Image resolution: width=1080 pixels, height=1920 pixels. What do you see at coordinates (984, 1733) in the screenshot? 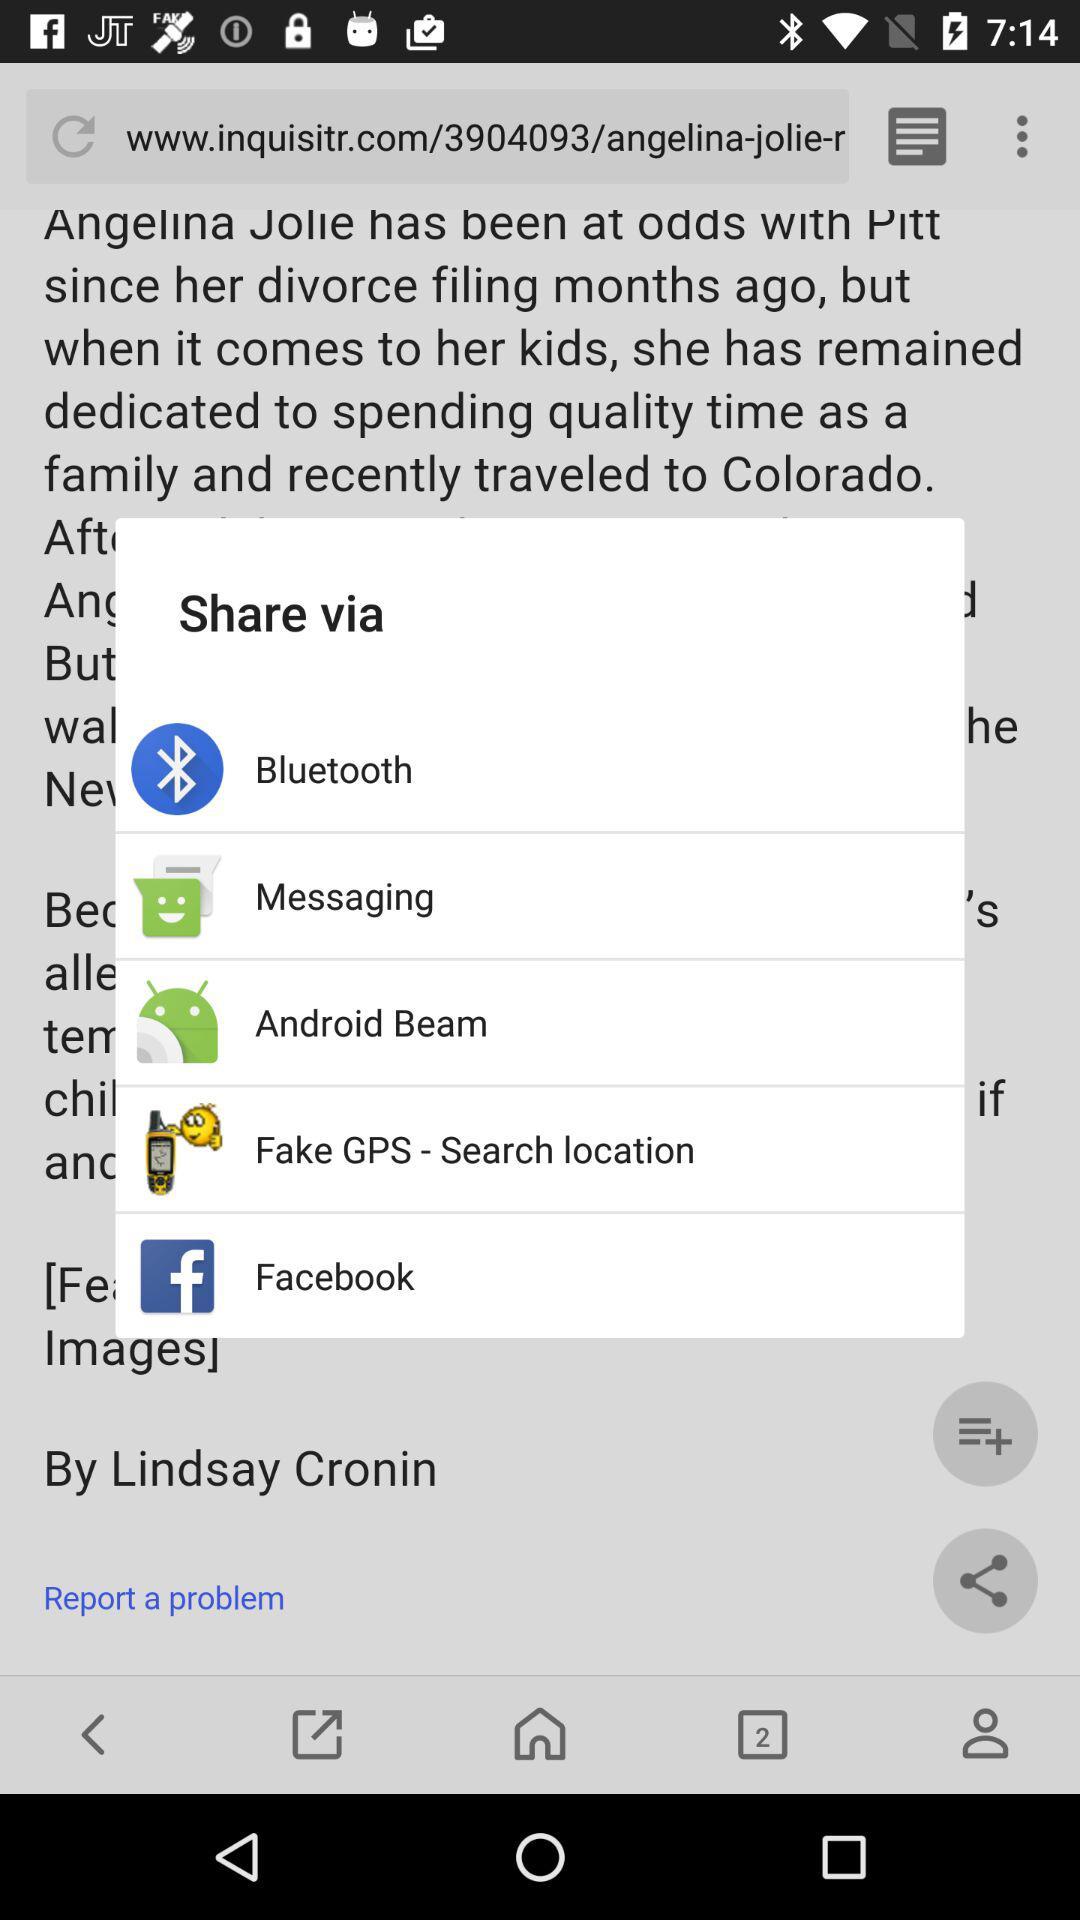
I see `the avatar icon` at bounding box center [984, 1733].